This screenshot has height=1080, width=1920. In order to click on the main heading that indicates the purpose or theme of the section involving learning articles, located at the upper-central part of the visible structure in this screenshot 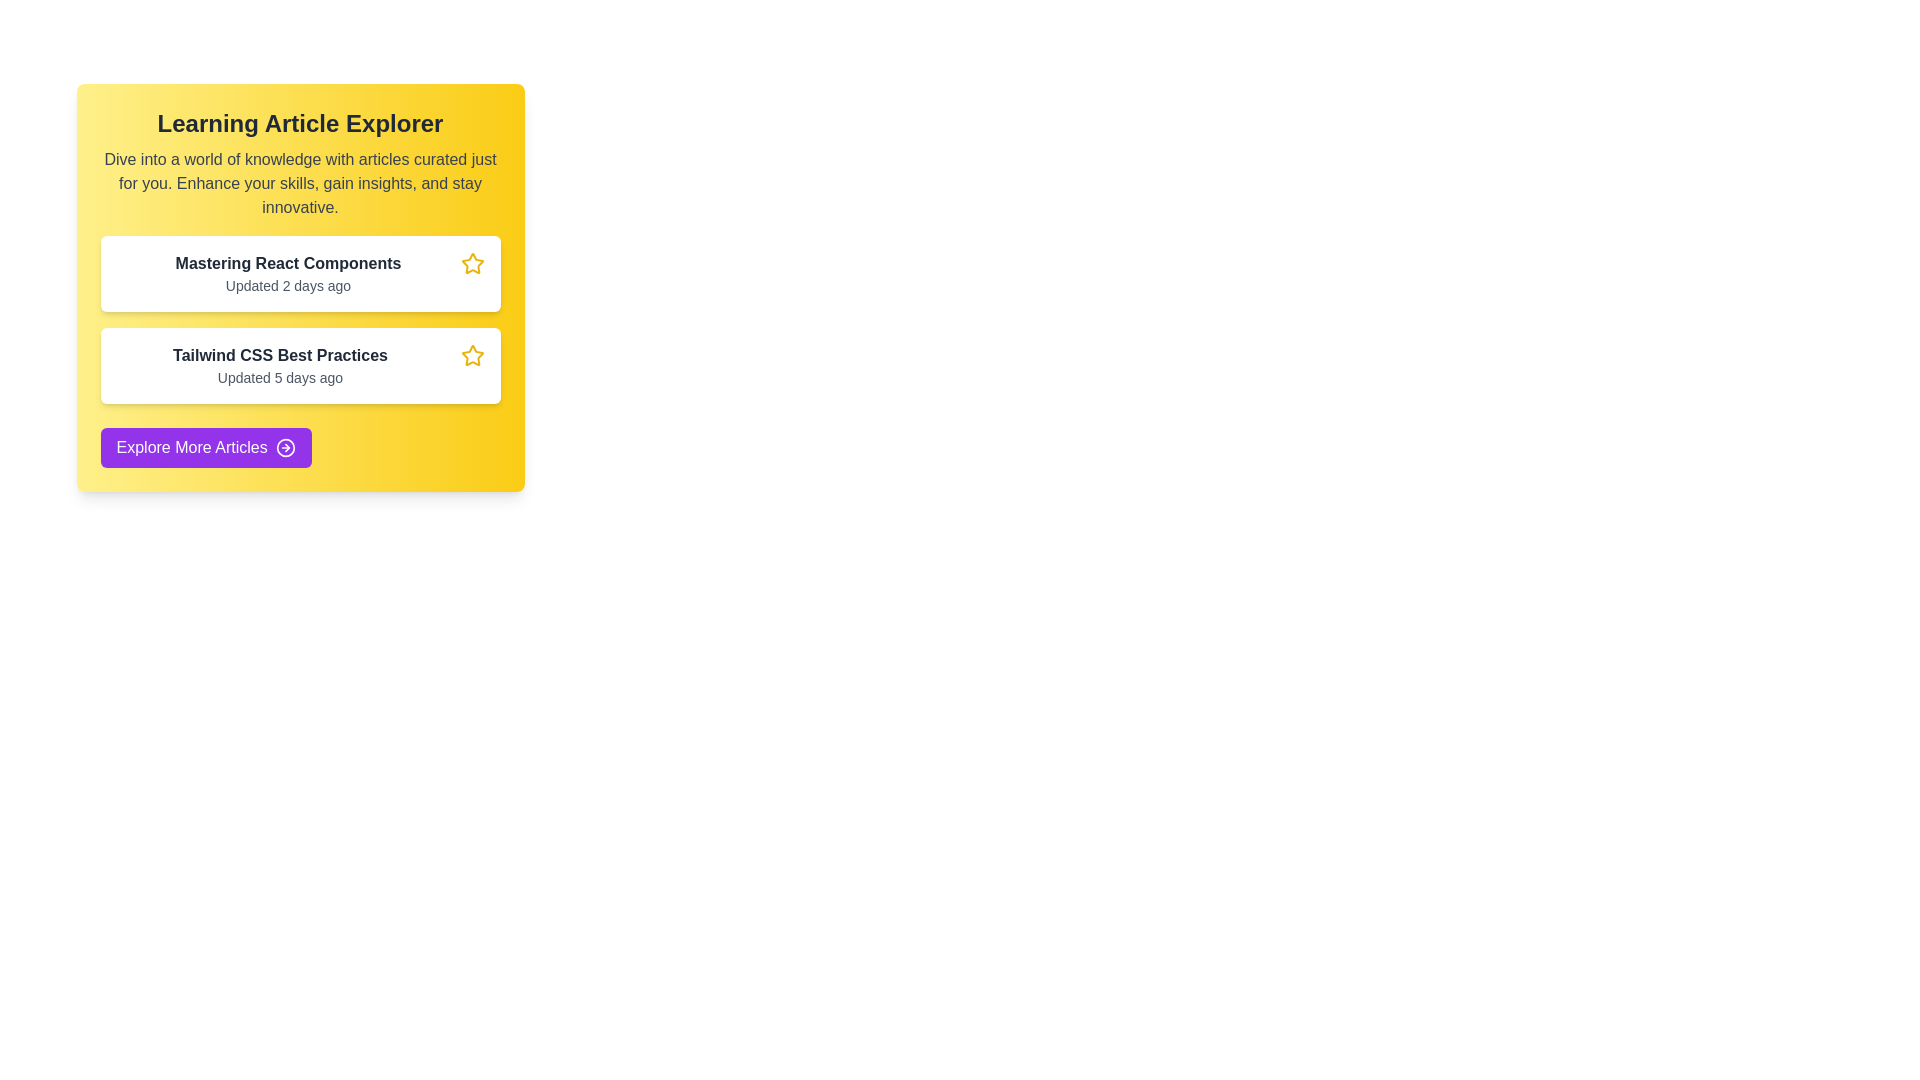, I will do `click(299, 123)`.